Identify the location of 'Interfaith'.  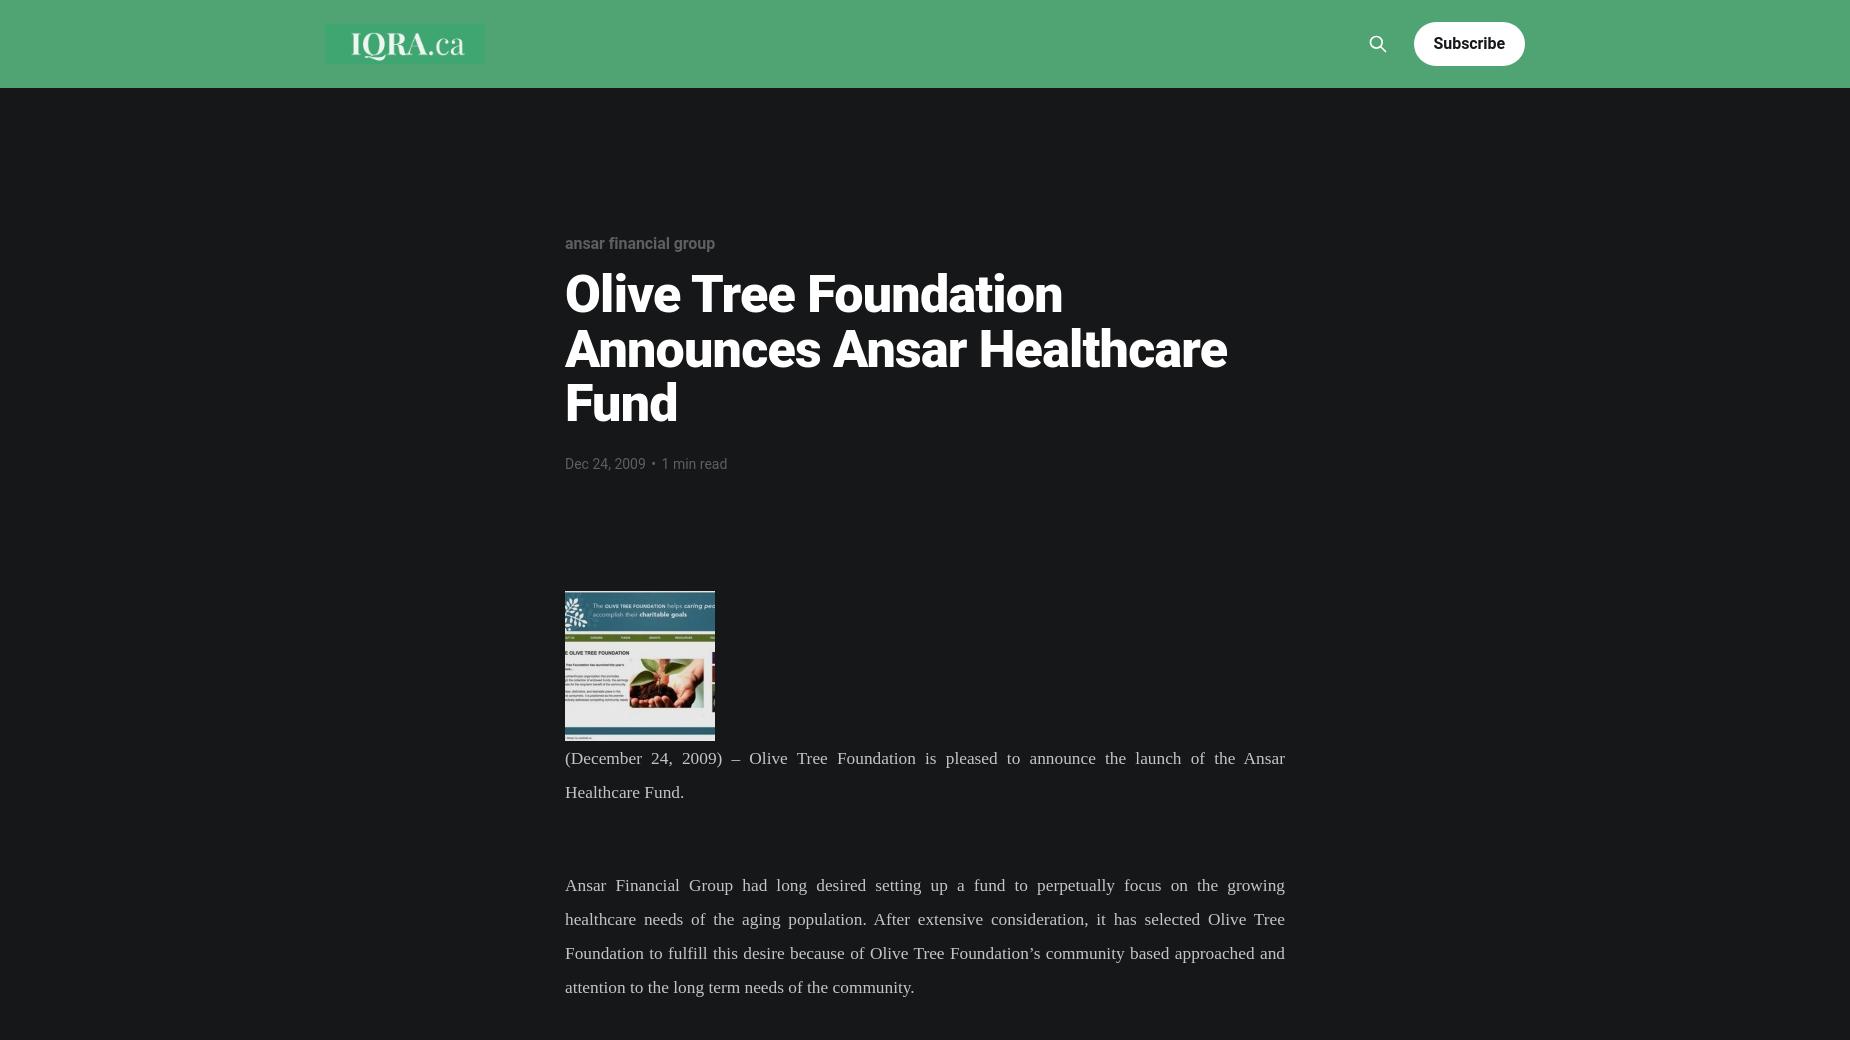
(1000, 13).